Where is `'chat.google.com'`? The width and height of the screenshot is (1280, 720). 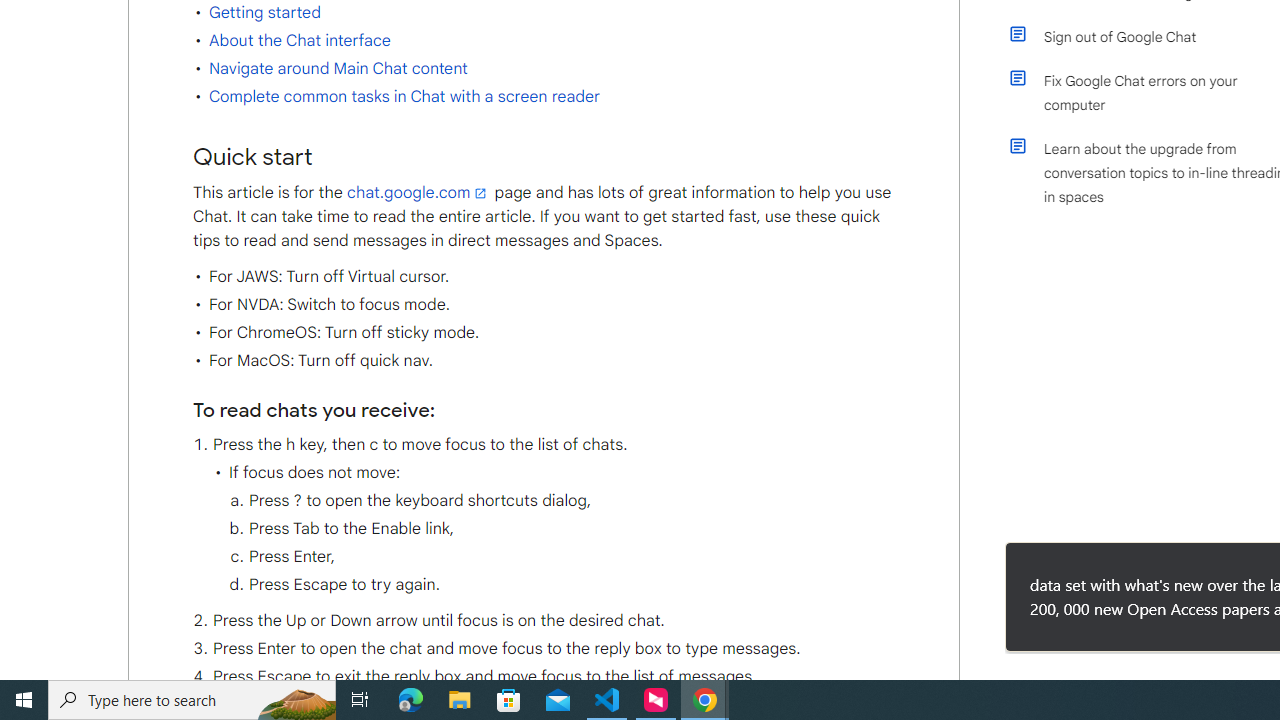 'chat.google.com' is located at coordinates (418, 192).